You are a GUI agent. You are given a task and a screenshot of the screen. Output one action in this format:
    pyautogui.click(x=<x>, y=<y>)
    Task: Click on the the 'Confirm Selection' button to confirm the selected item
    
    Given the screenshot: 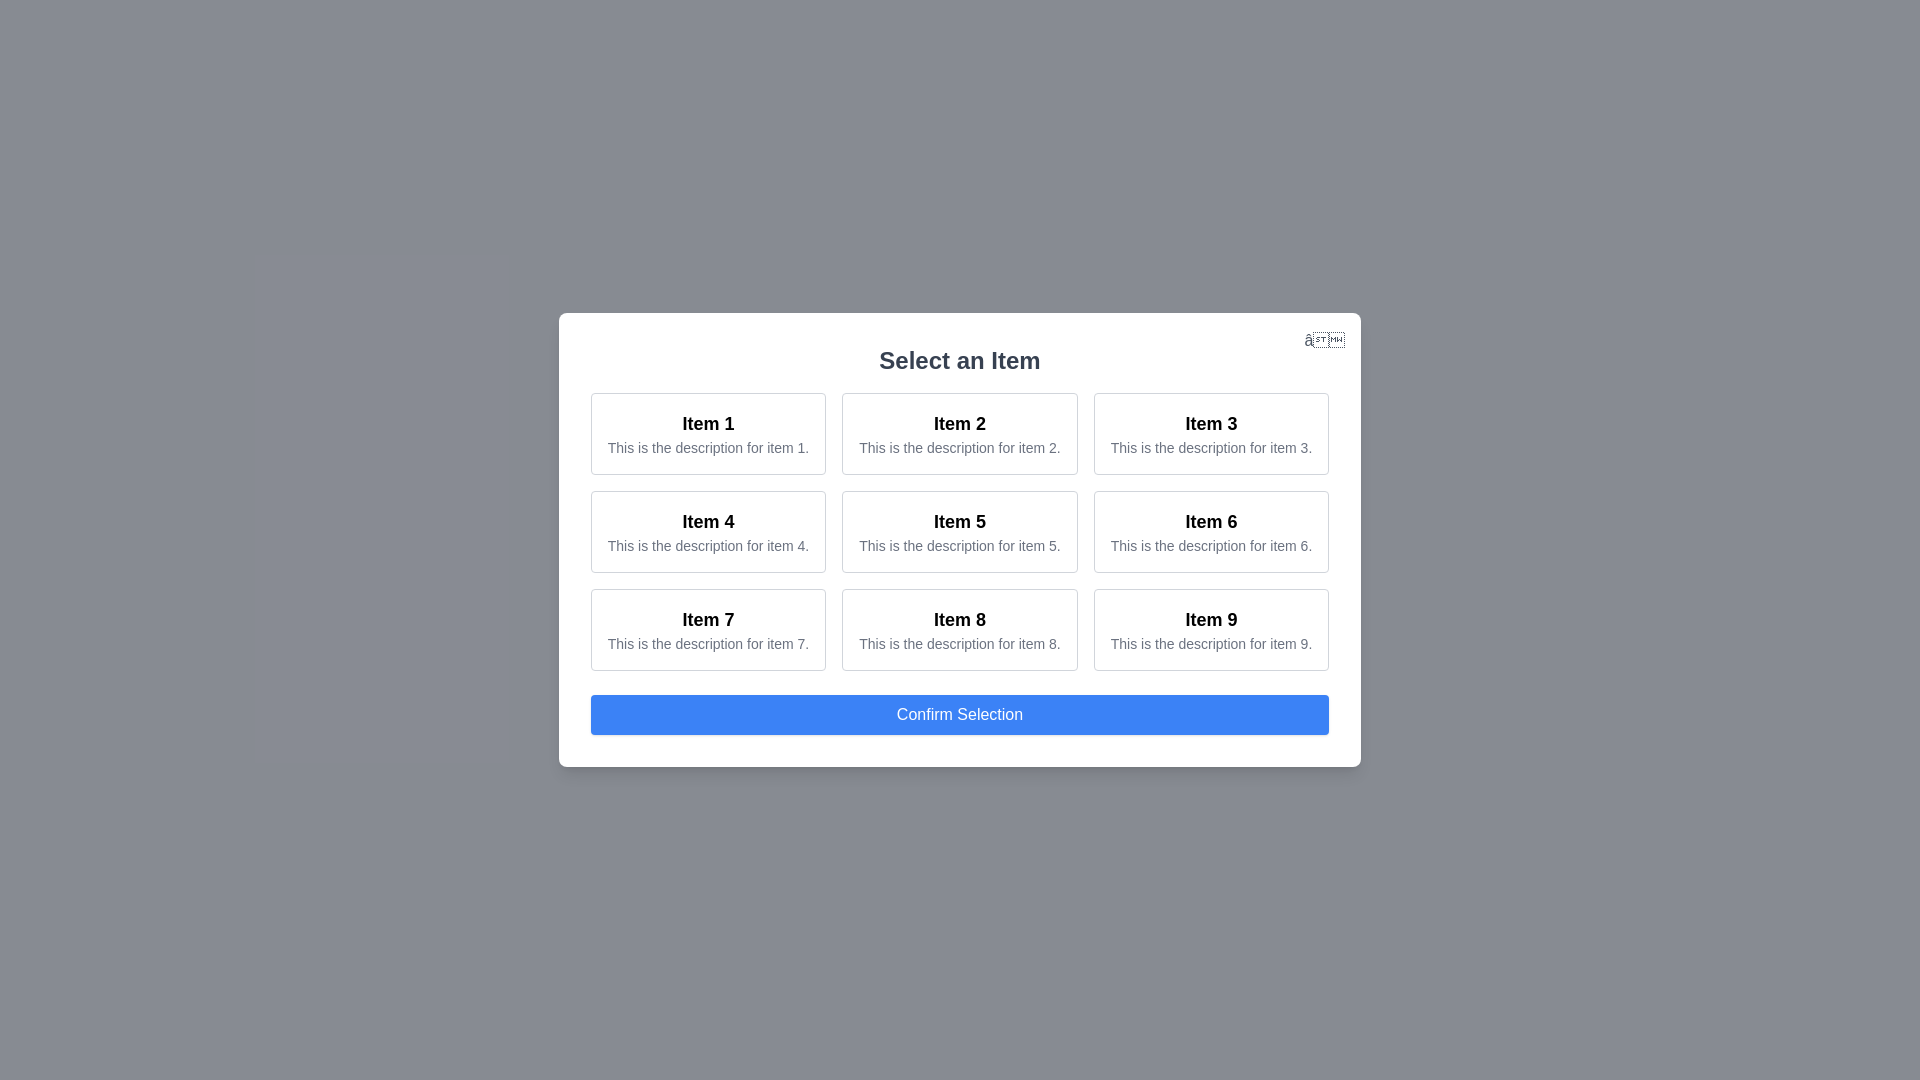 What is the action you would take?
    pyautogui.click(x=960, y=713)
    